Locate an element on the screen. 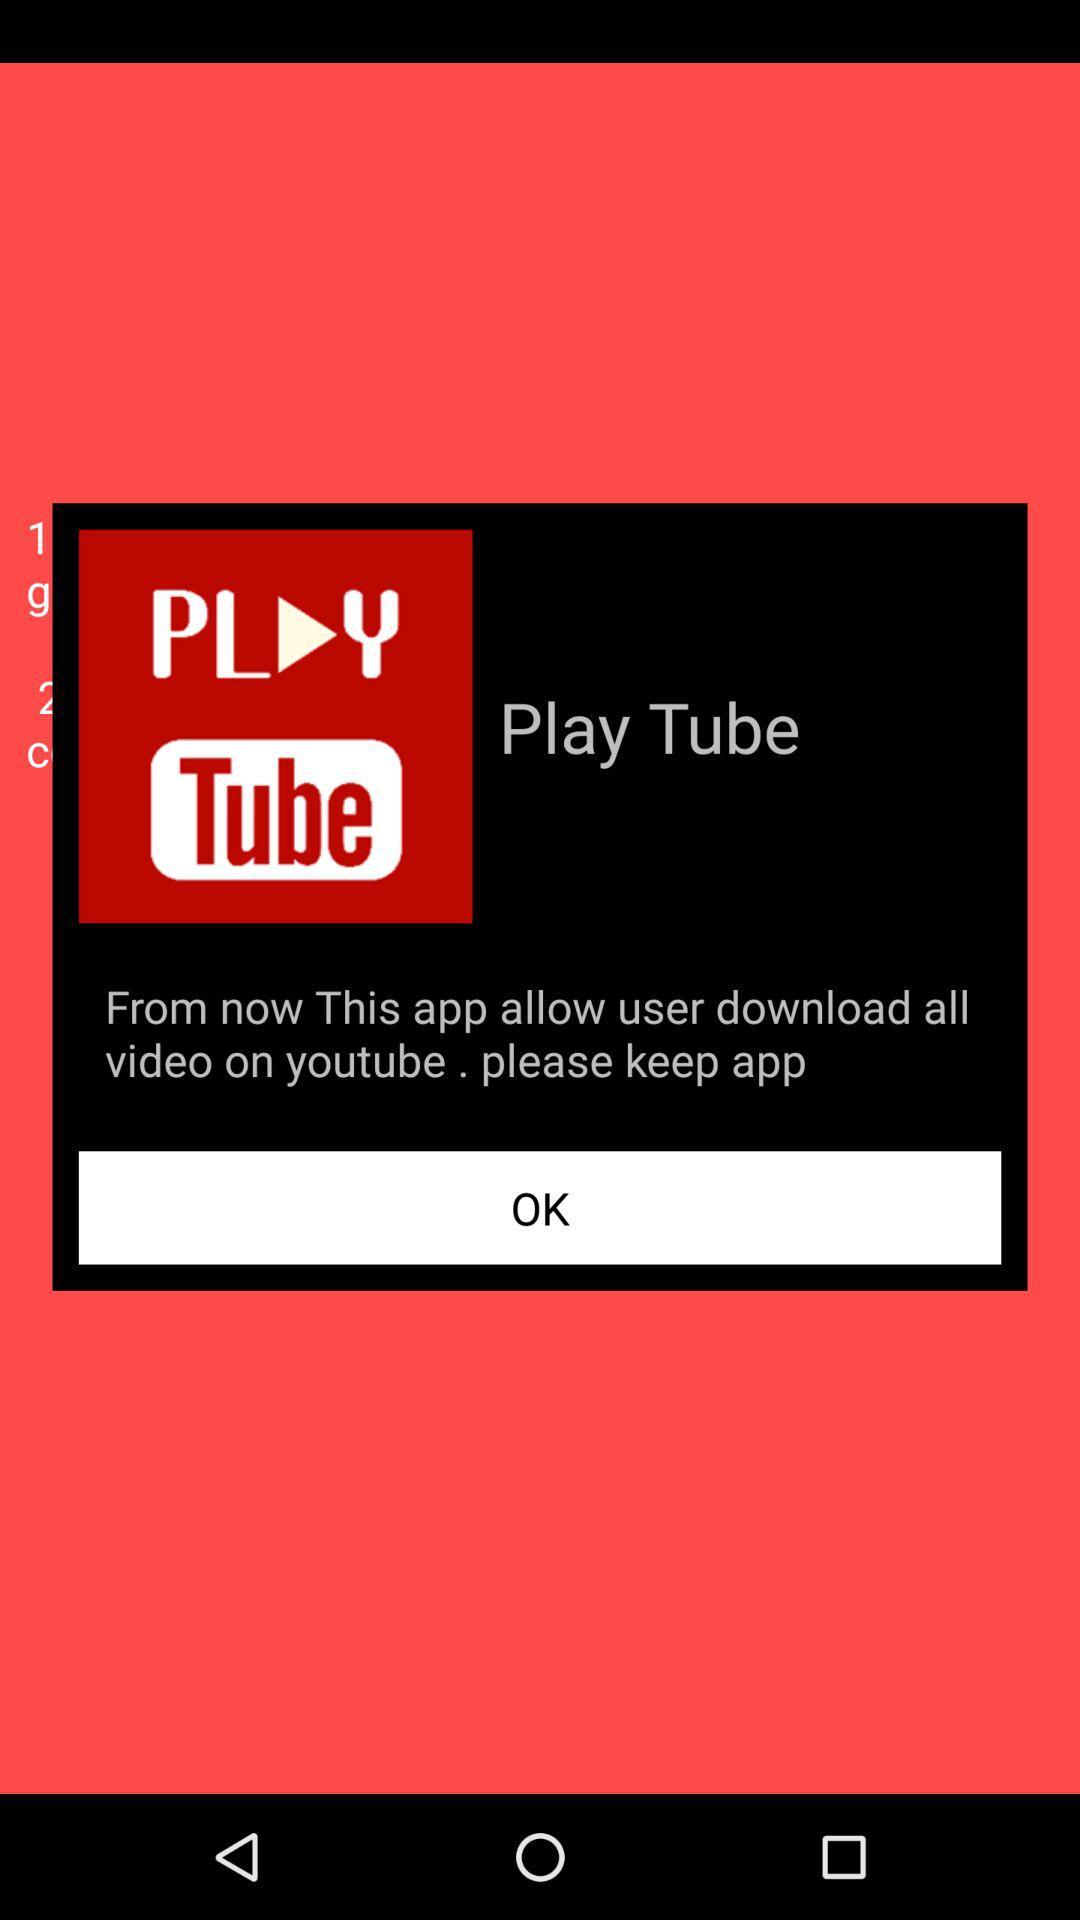 This screenshot has width=1080, height=1920. icon above ok button is located at coordinates (540, 1037).